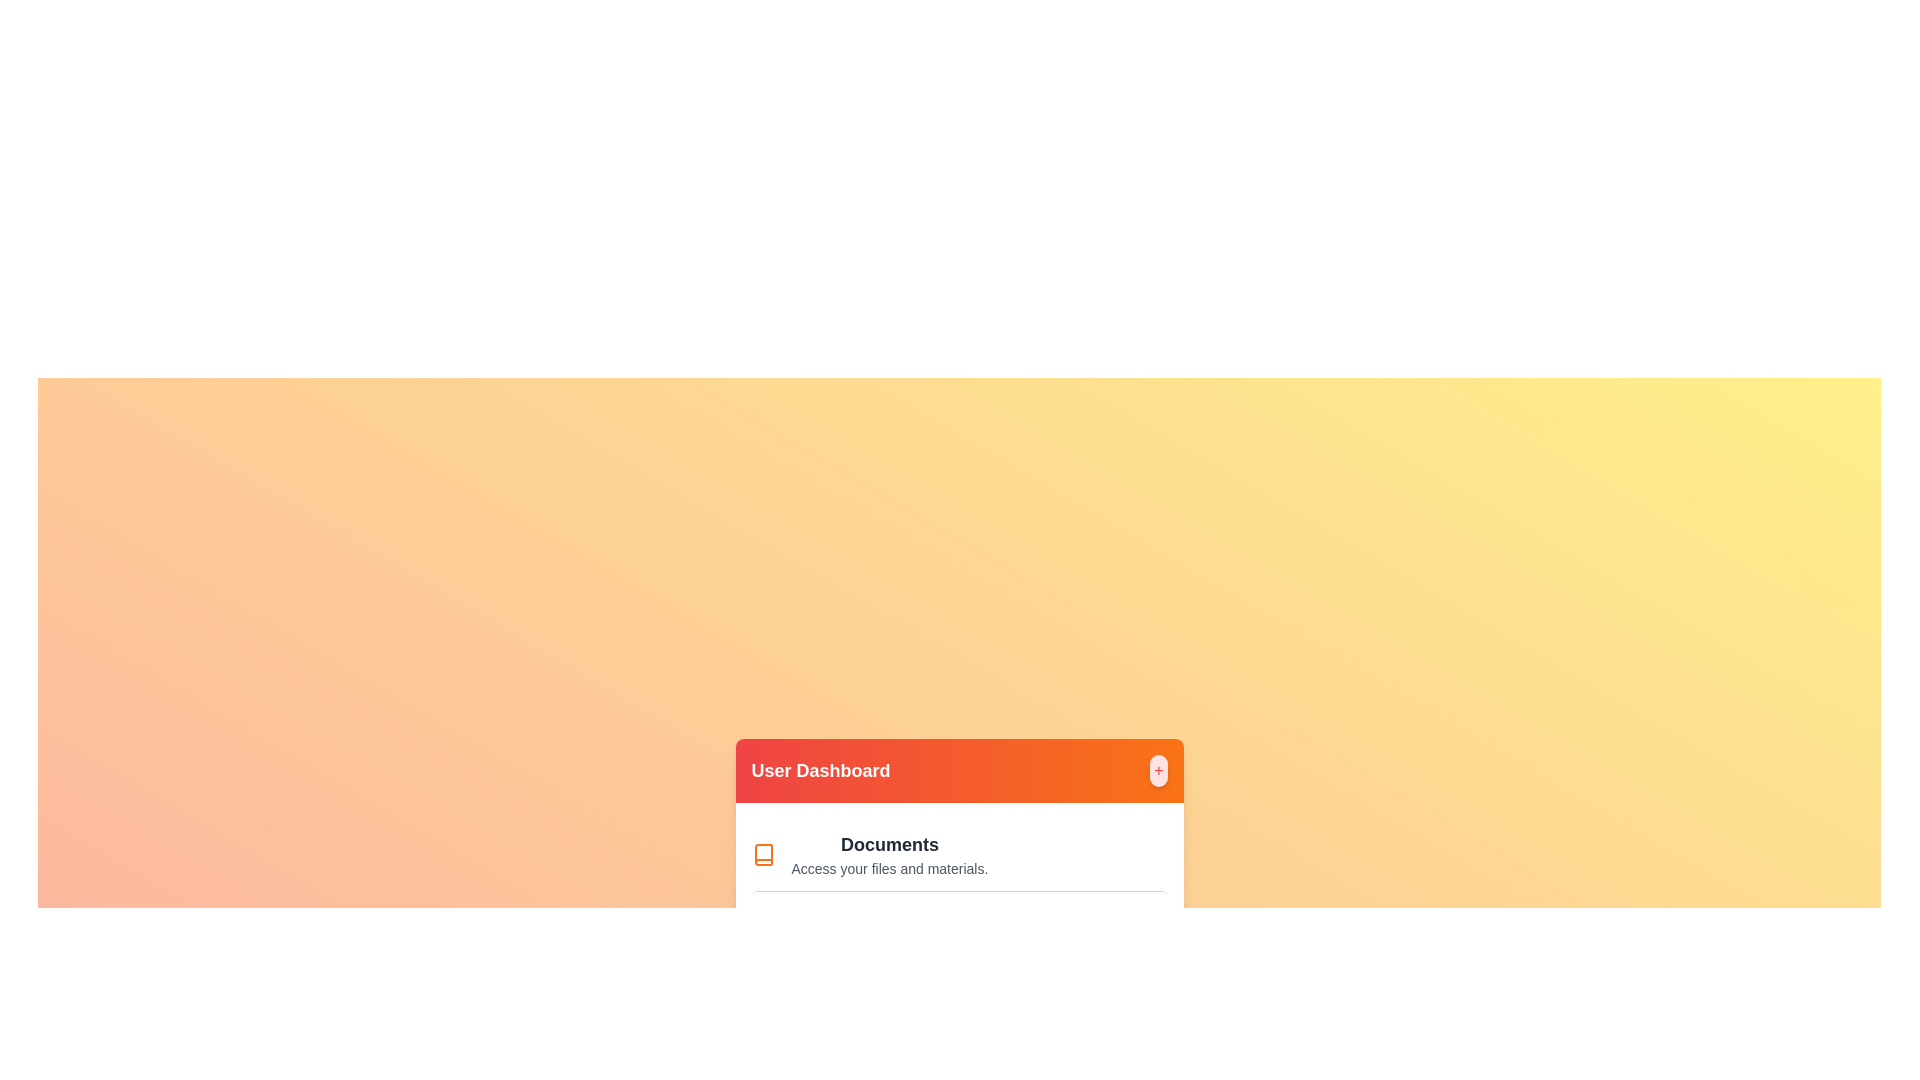  Describe the element at coordinates (888, 844) in the screenshot. I see `the 'Documents' menu item to access its functionality` at that location.